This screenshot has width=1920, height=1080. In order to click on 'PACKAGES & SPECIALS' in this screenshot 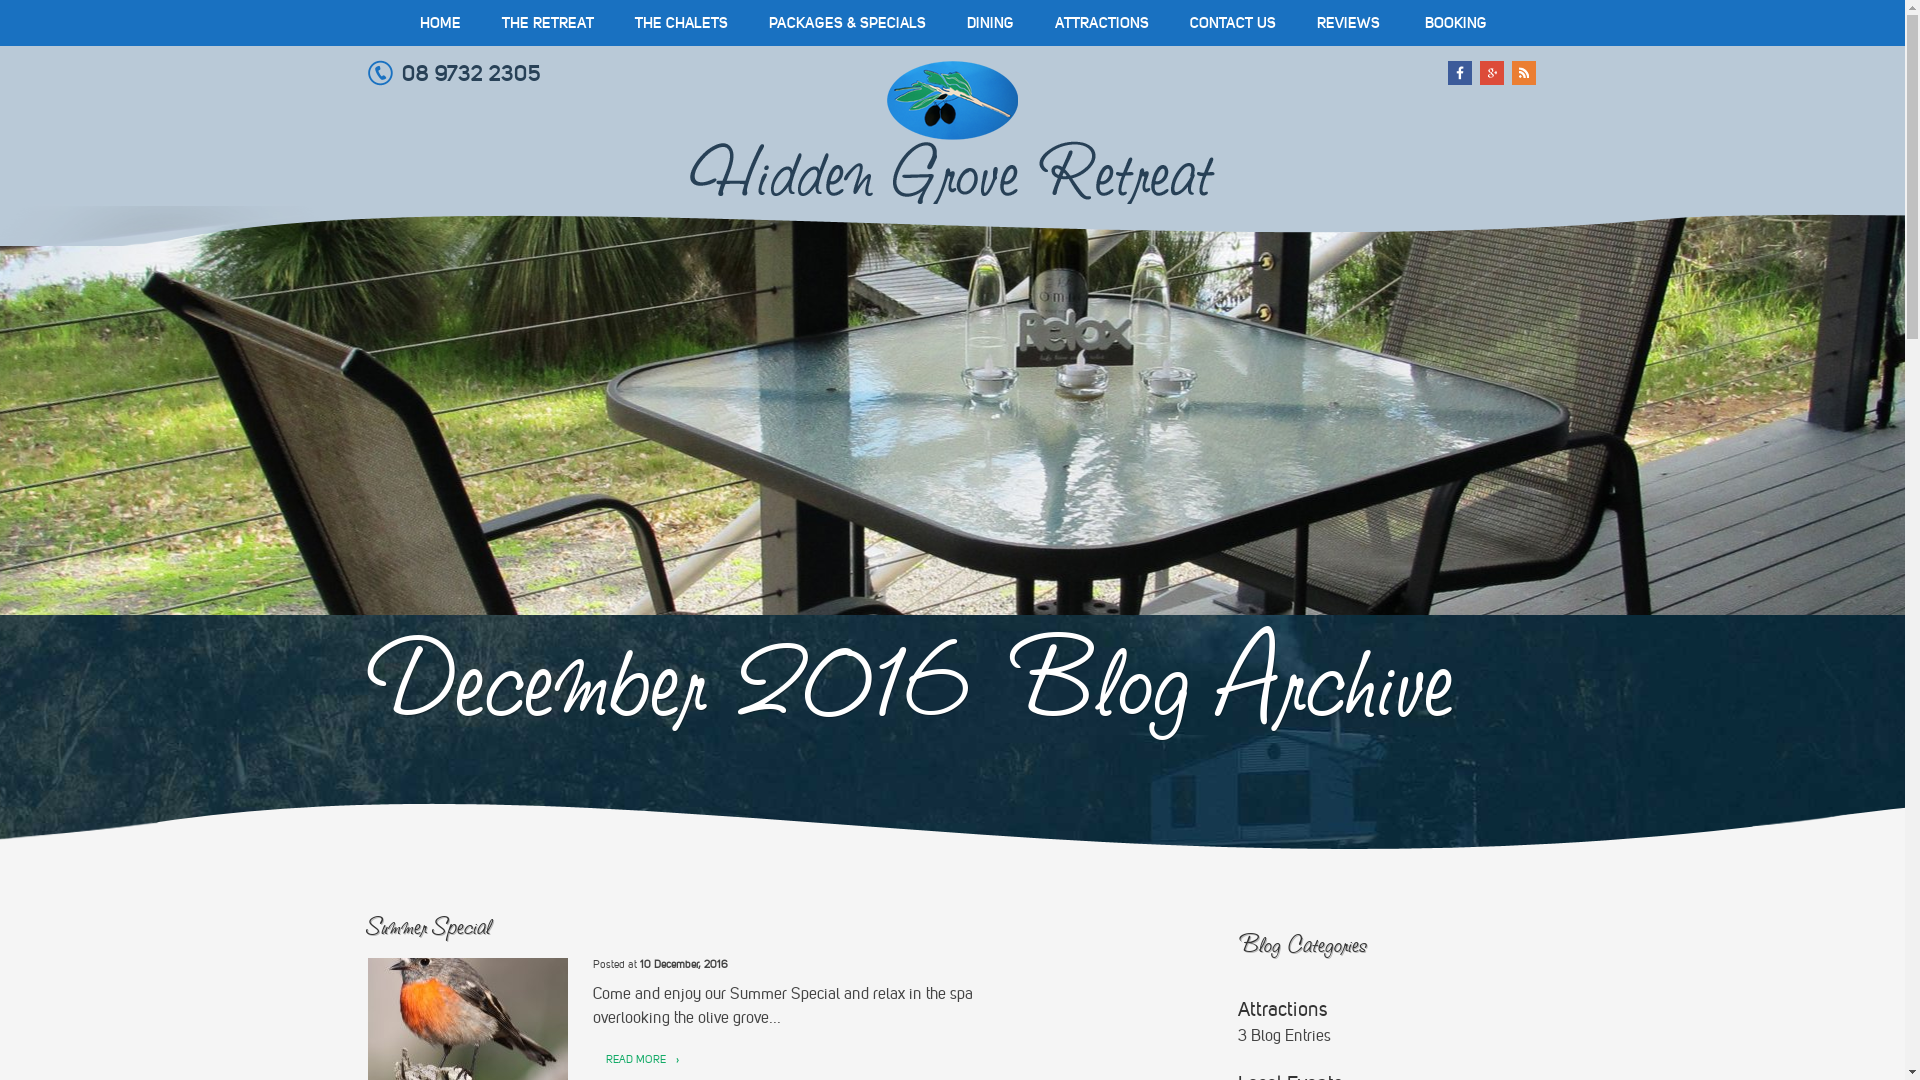, I will do `click(846, 23)`.